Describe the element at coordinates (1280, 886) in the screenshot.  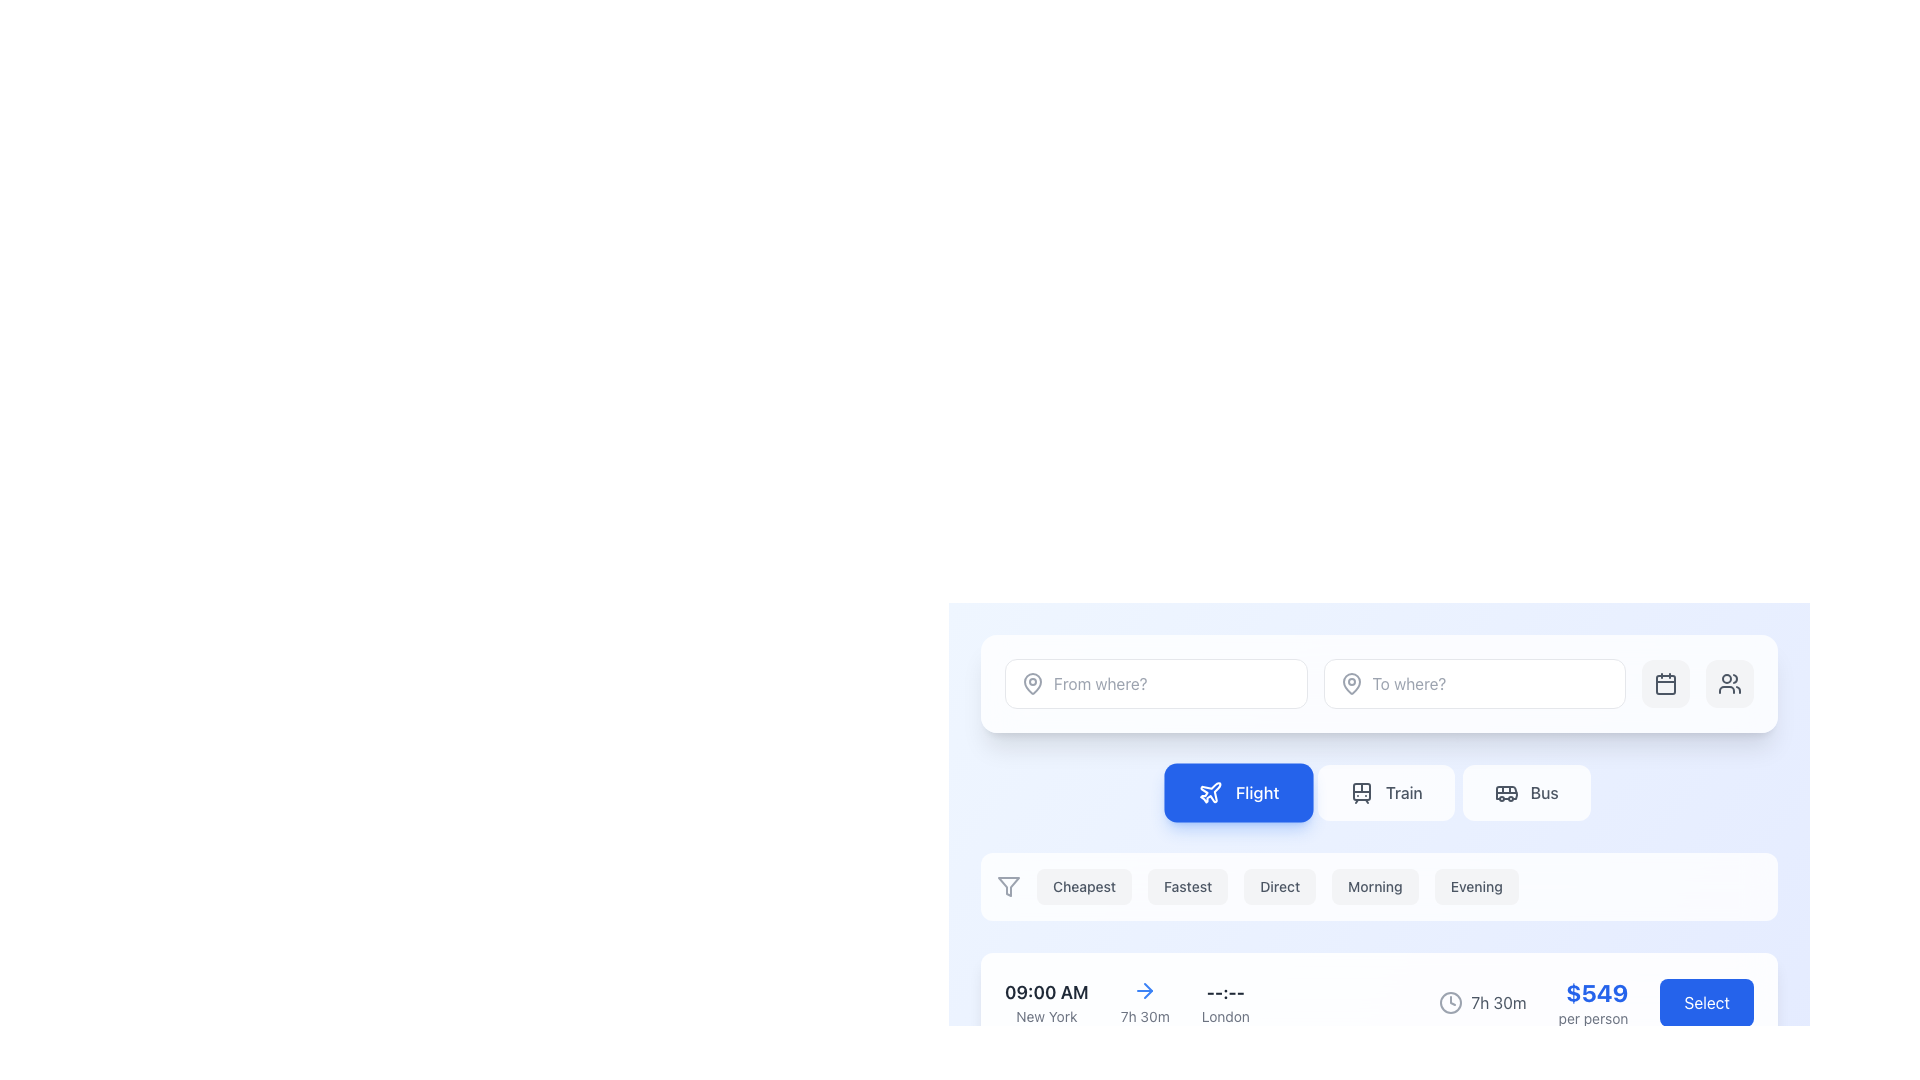
I see `the 'Direct' button, which is the third button in a horizontal list of selectable buttons labeled 'Cheapest', 'Fastest', 'Direct', 'Morning', and 'Evening'` at that location.